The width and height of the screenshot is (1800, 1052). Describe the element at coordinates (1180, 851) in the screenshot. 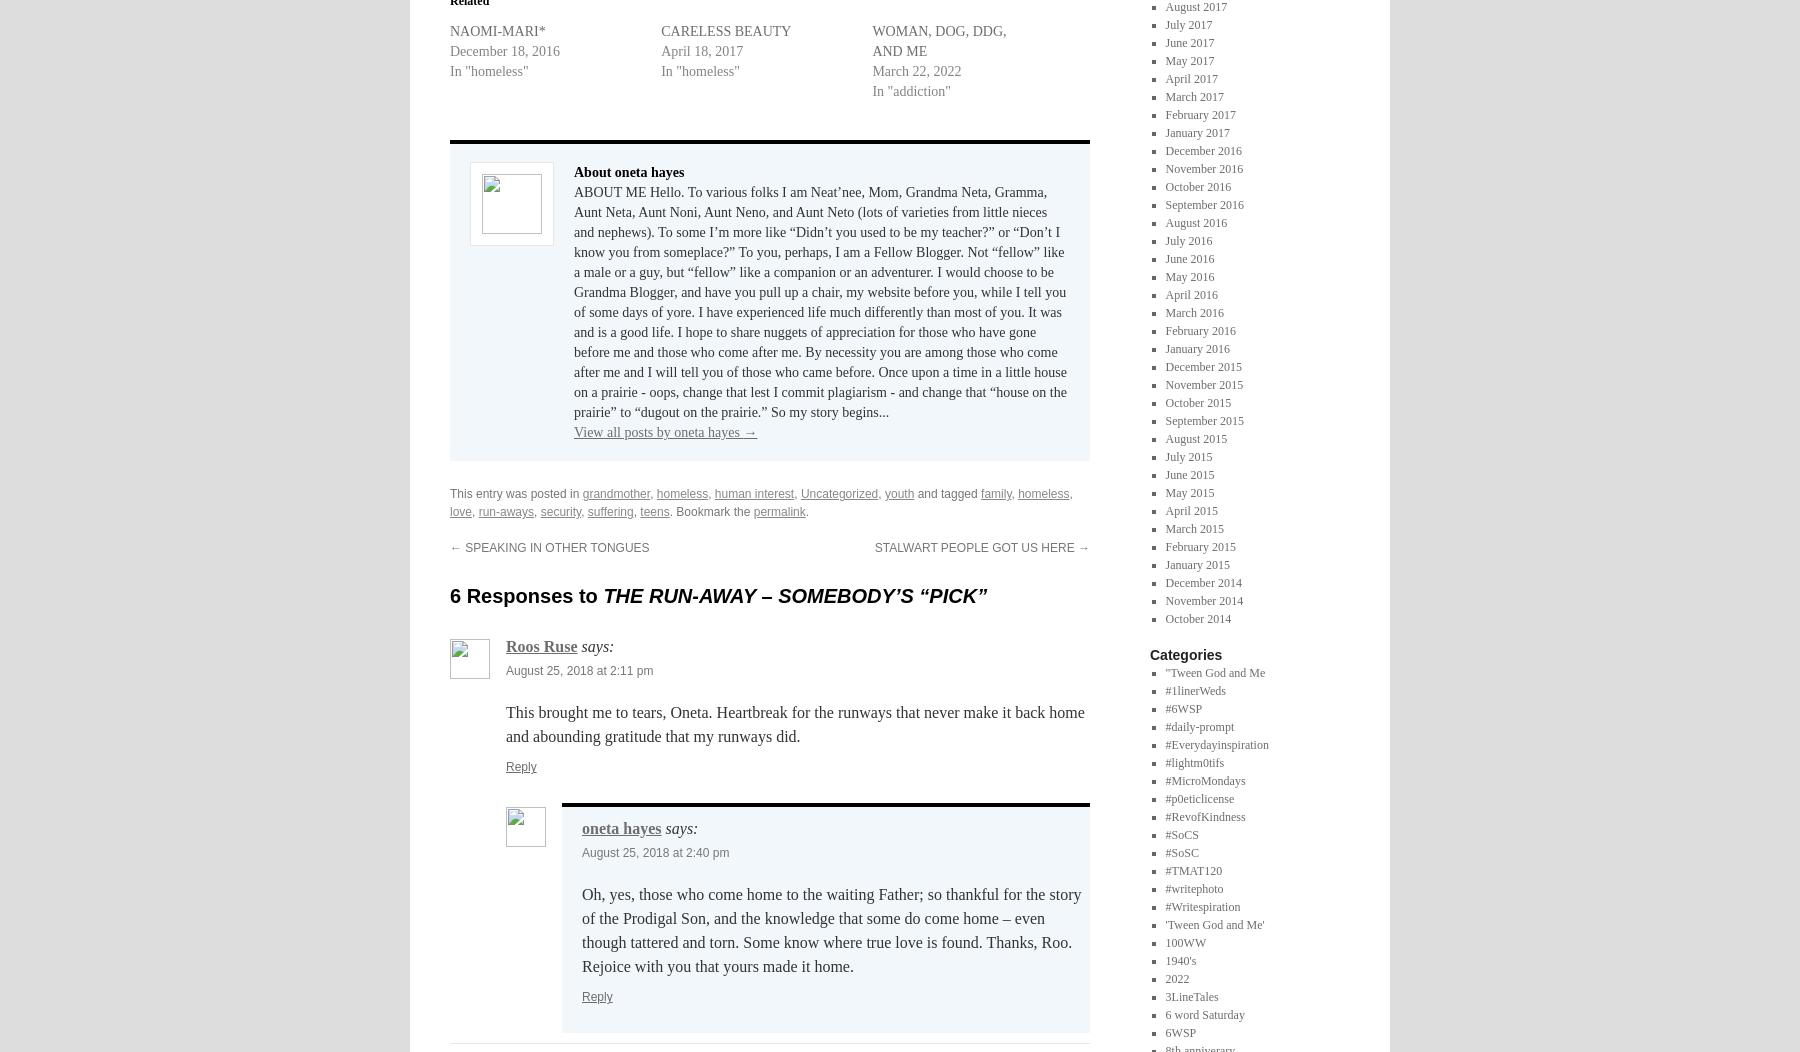

I see `'#SoSC'` at that location.